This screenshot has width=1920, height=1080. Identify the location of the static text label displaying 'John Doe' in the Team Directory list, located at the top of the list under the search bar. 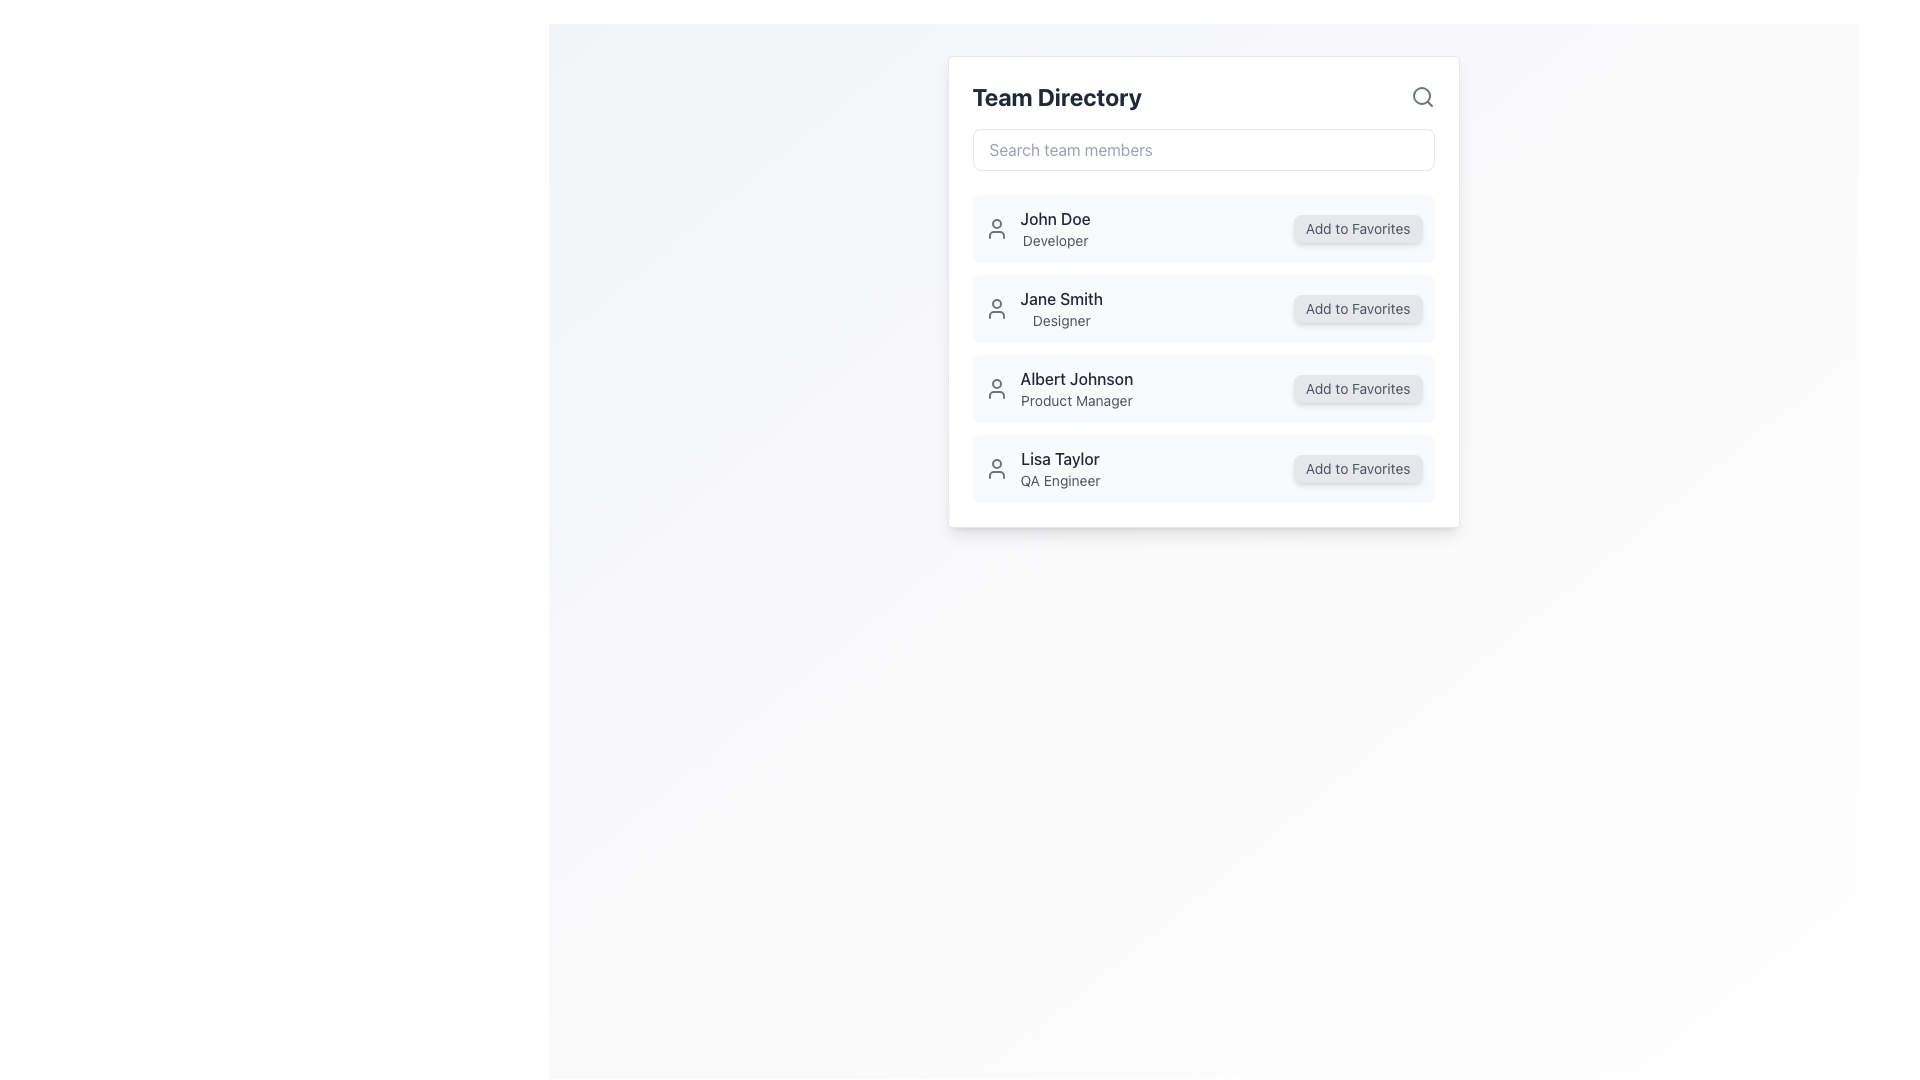
(1054, 219).